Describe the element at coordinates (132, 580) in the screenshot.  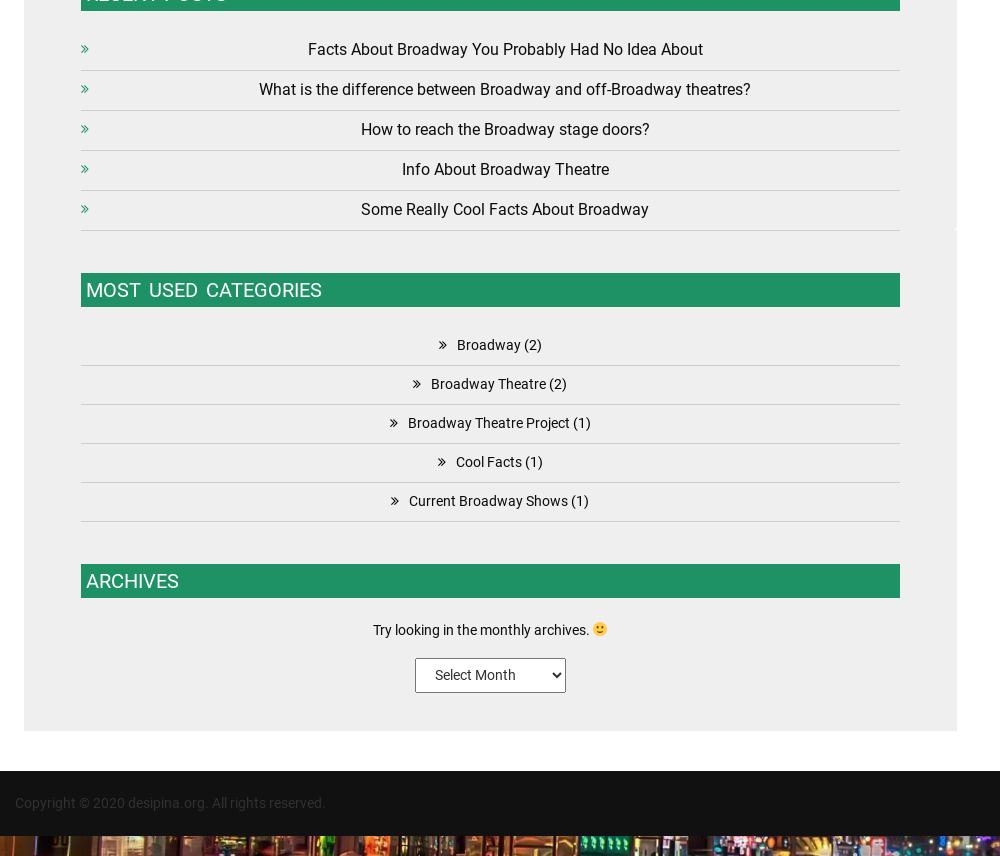
I see `'Archives'` at that location.